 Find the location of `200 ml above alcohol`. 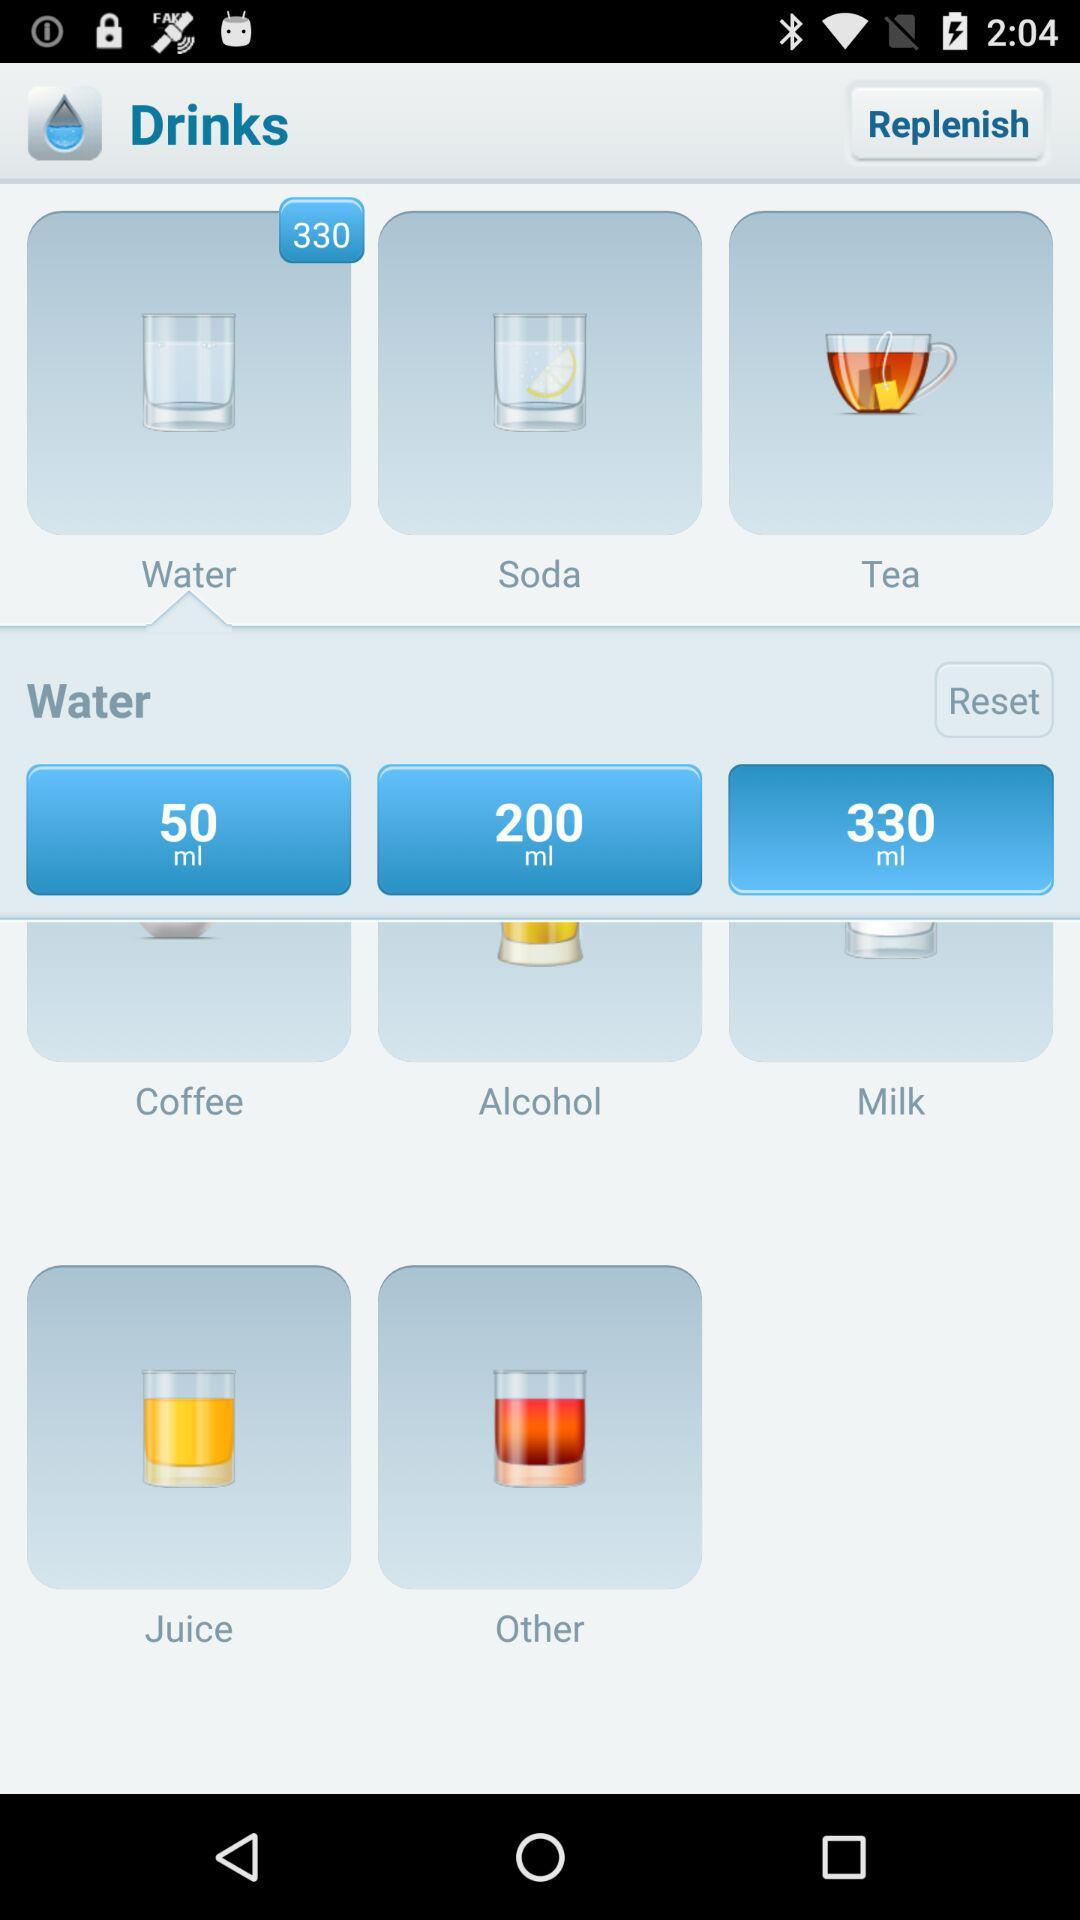

200 ml above alcohol is located at coordinates (540, 899).